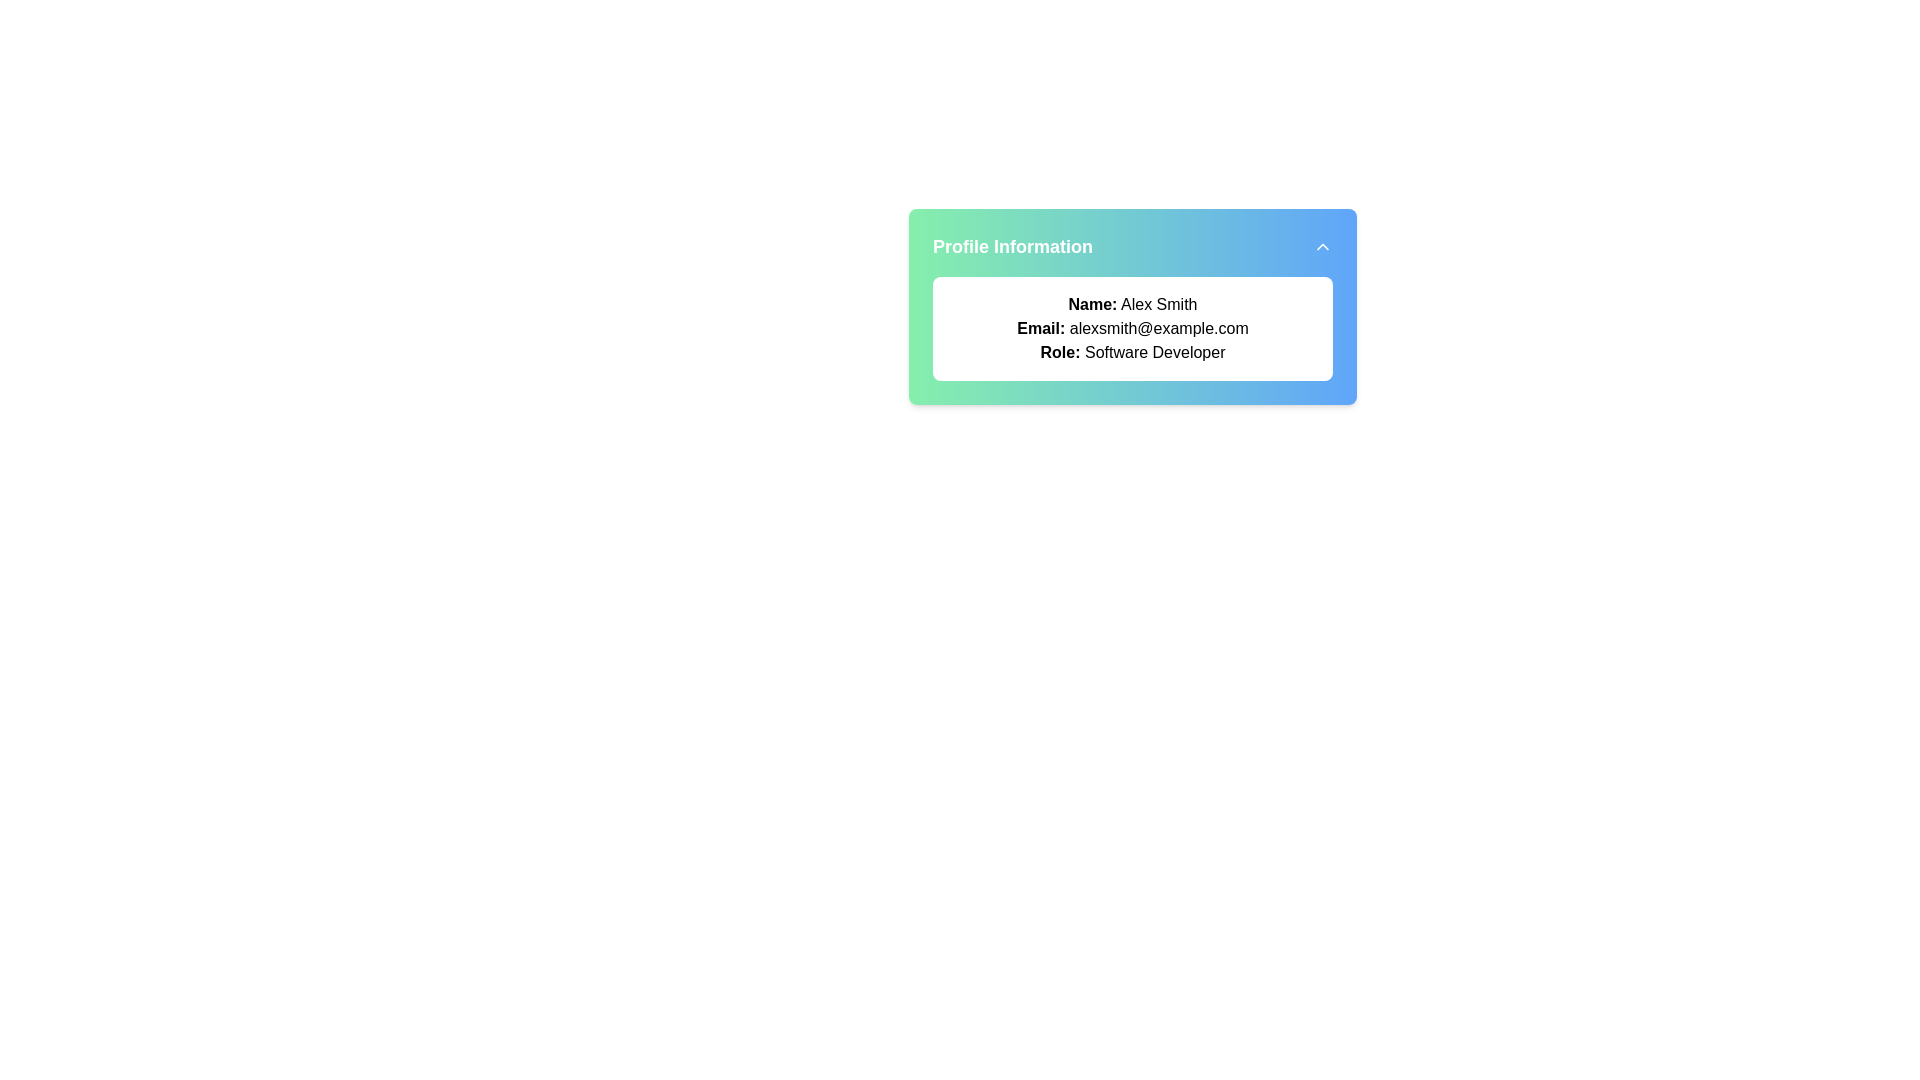 The height and width of the screenshot is (1080, 1920). What do you see at coordinates (1092, 304) in the screenshot?
I see `the 'Name:' text label located in the 'Profile Information' card, which is styled in bold and is the first label in a vertical list above the user's name 'Alex Smith'` at bounding box center [1092, 304].